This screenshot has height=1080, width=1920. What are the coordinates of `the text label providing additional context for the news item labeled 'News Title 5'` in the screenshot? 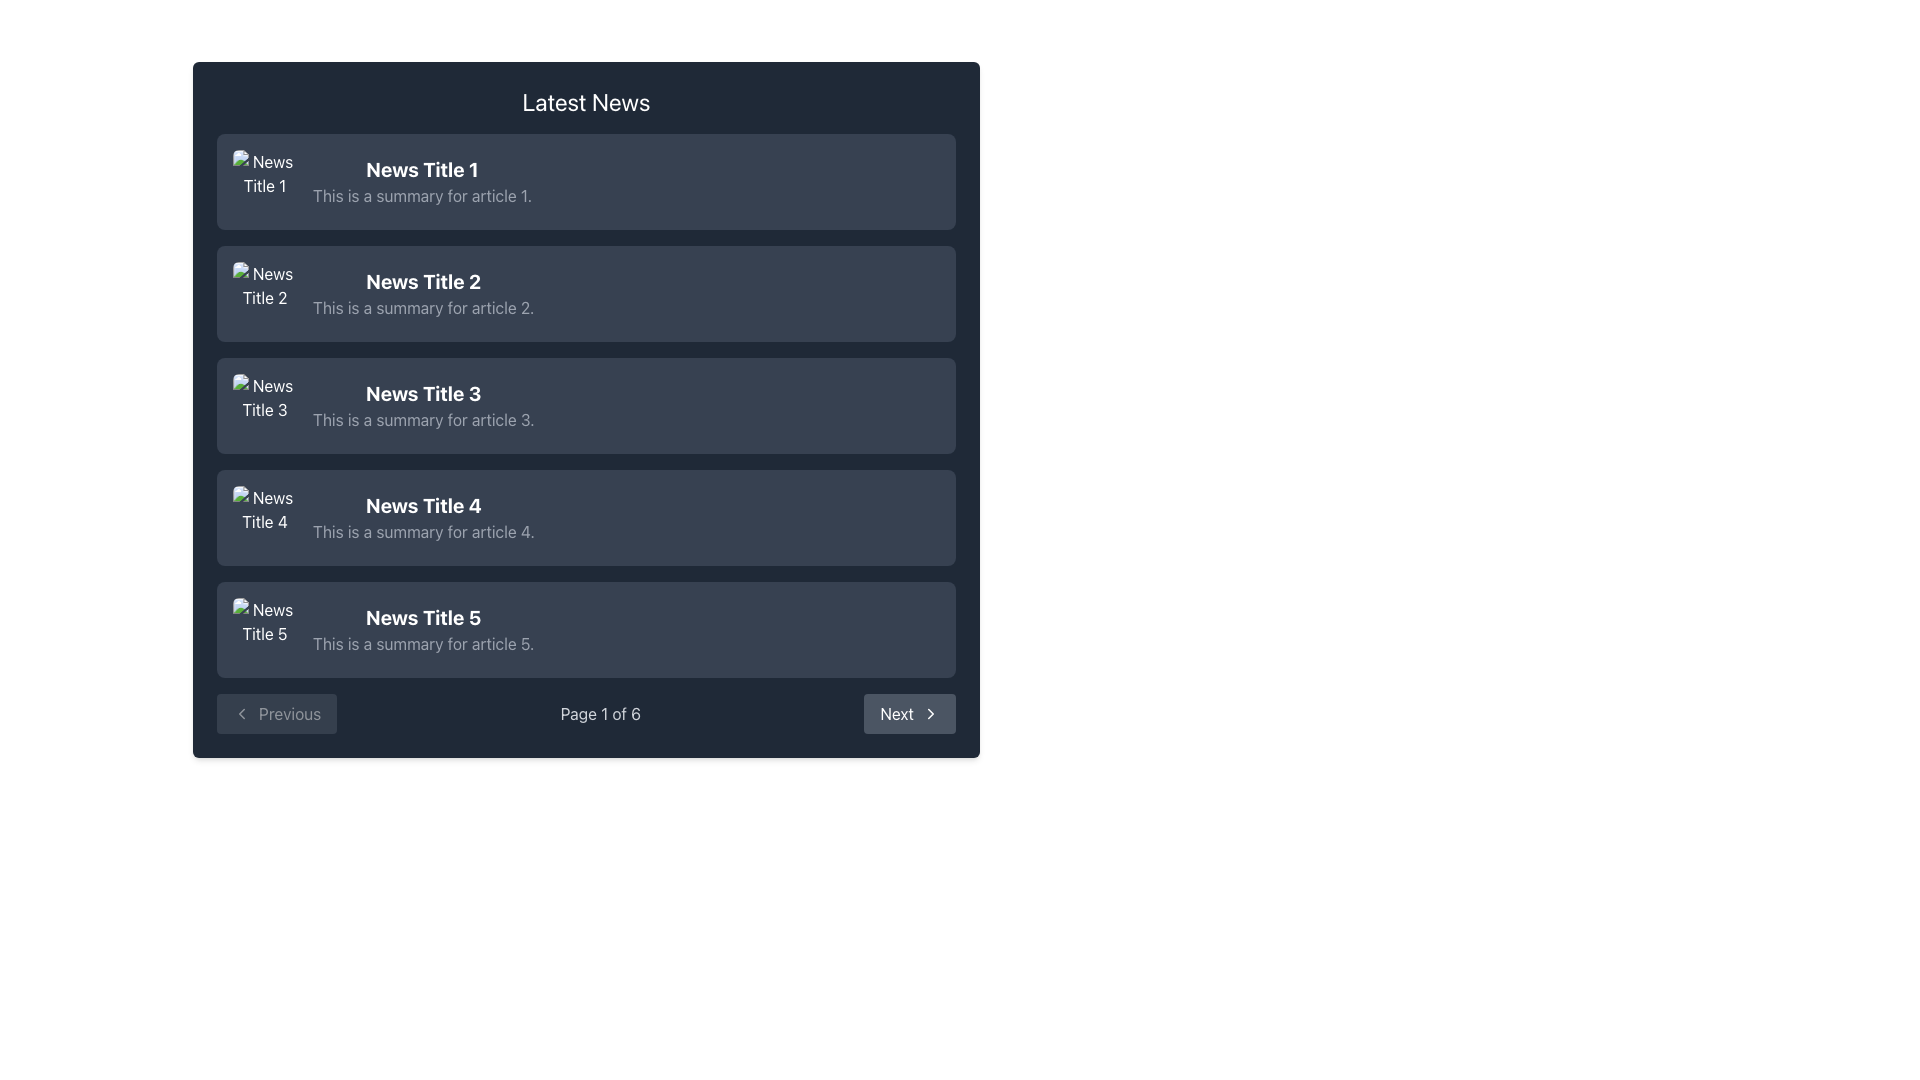 It's located at (422, 644).